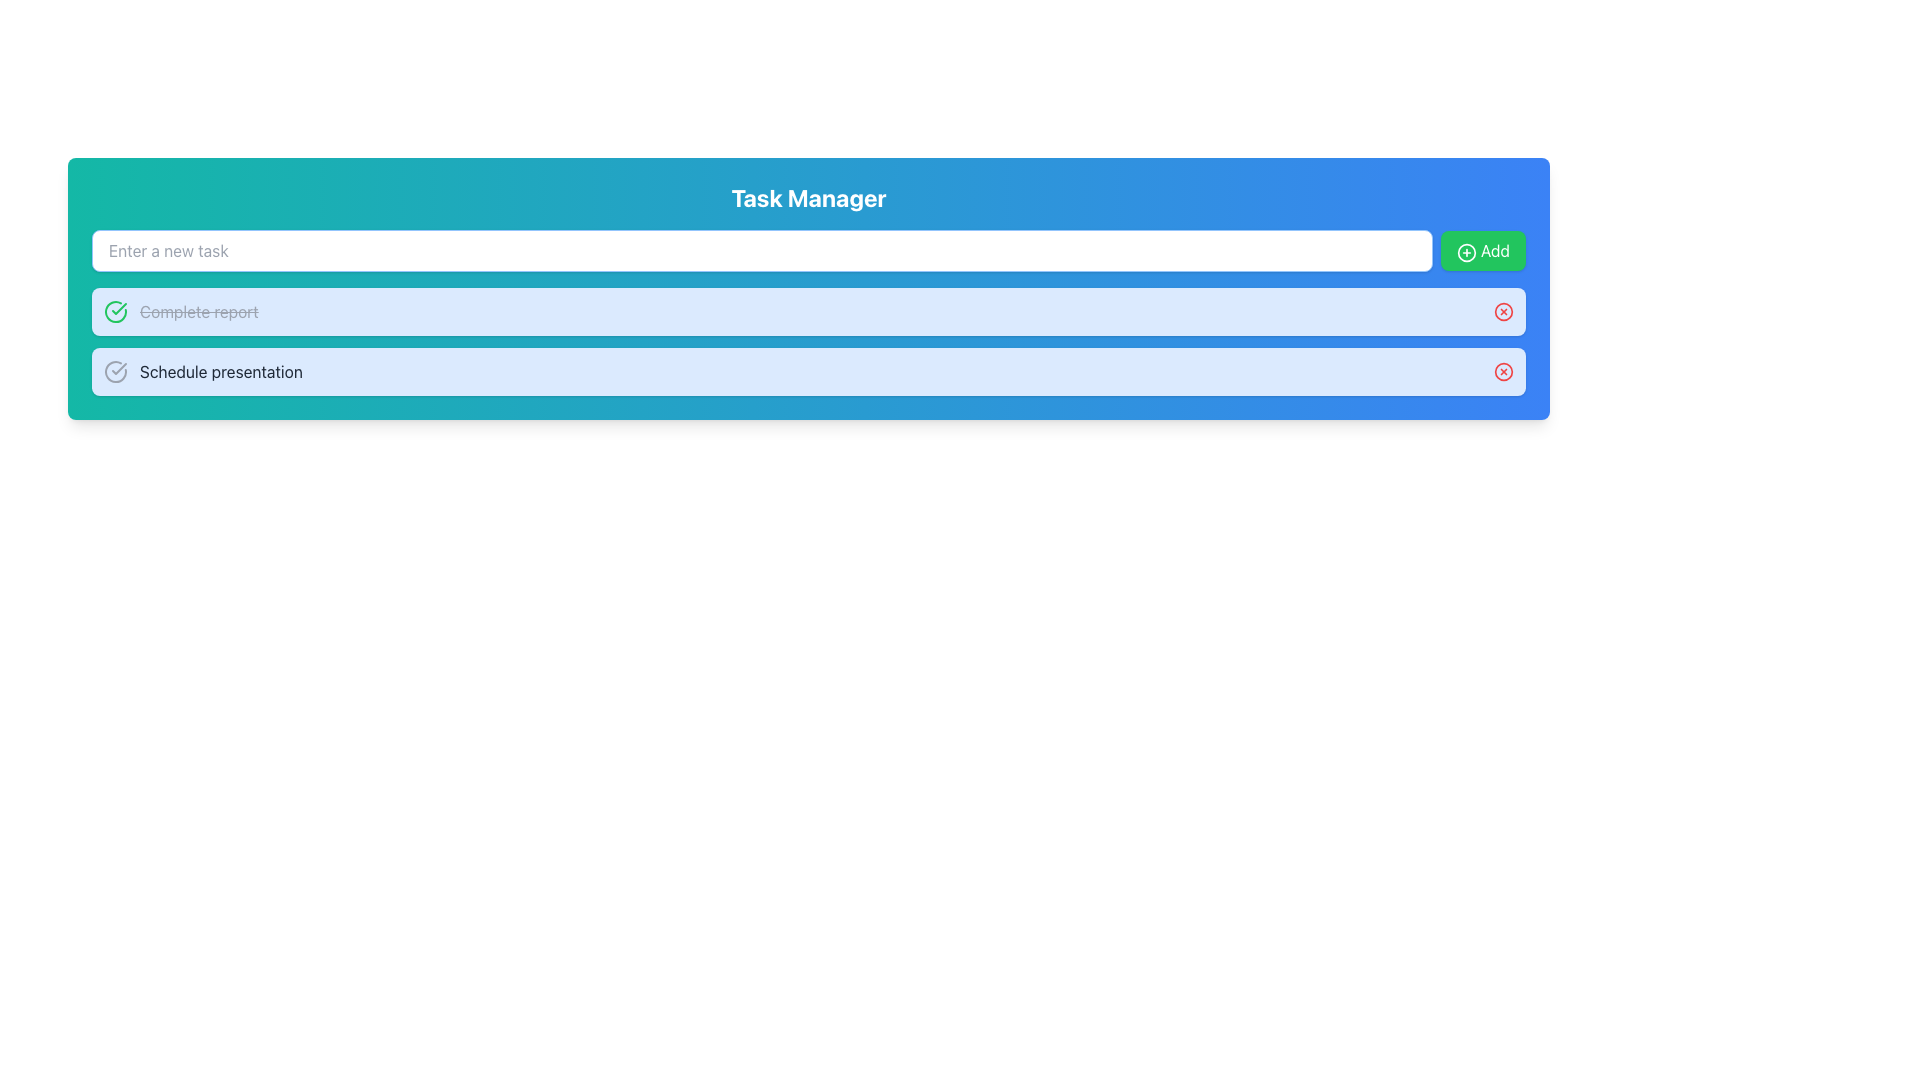 The height and width of the screenshot is (1080, 1920). I want to click on the task label indicating 'Complete report' marked as completed, which features a strikethrough style and a green checkmark icon to its left, so click(181, 312).